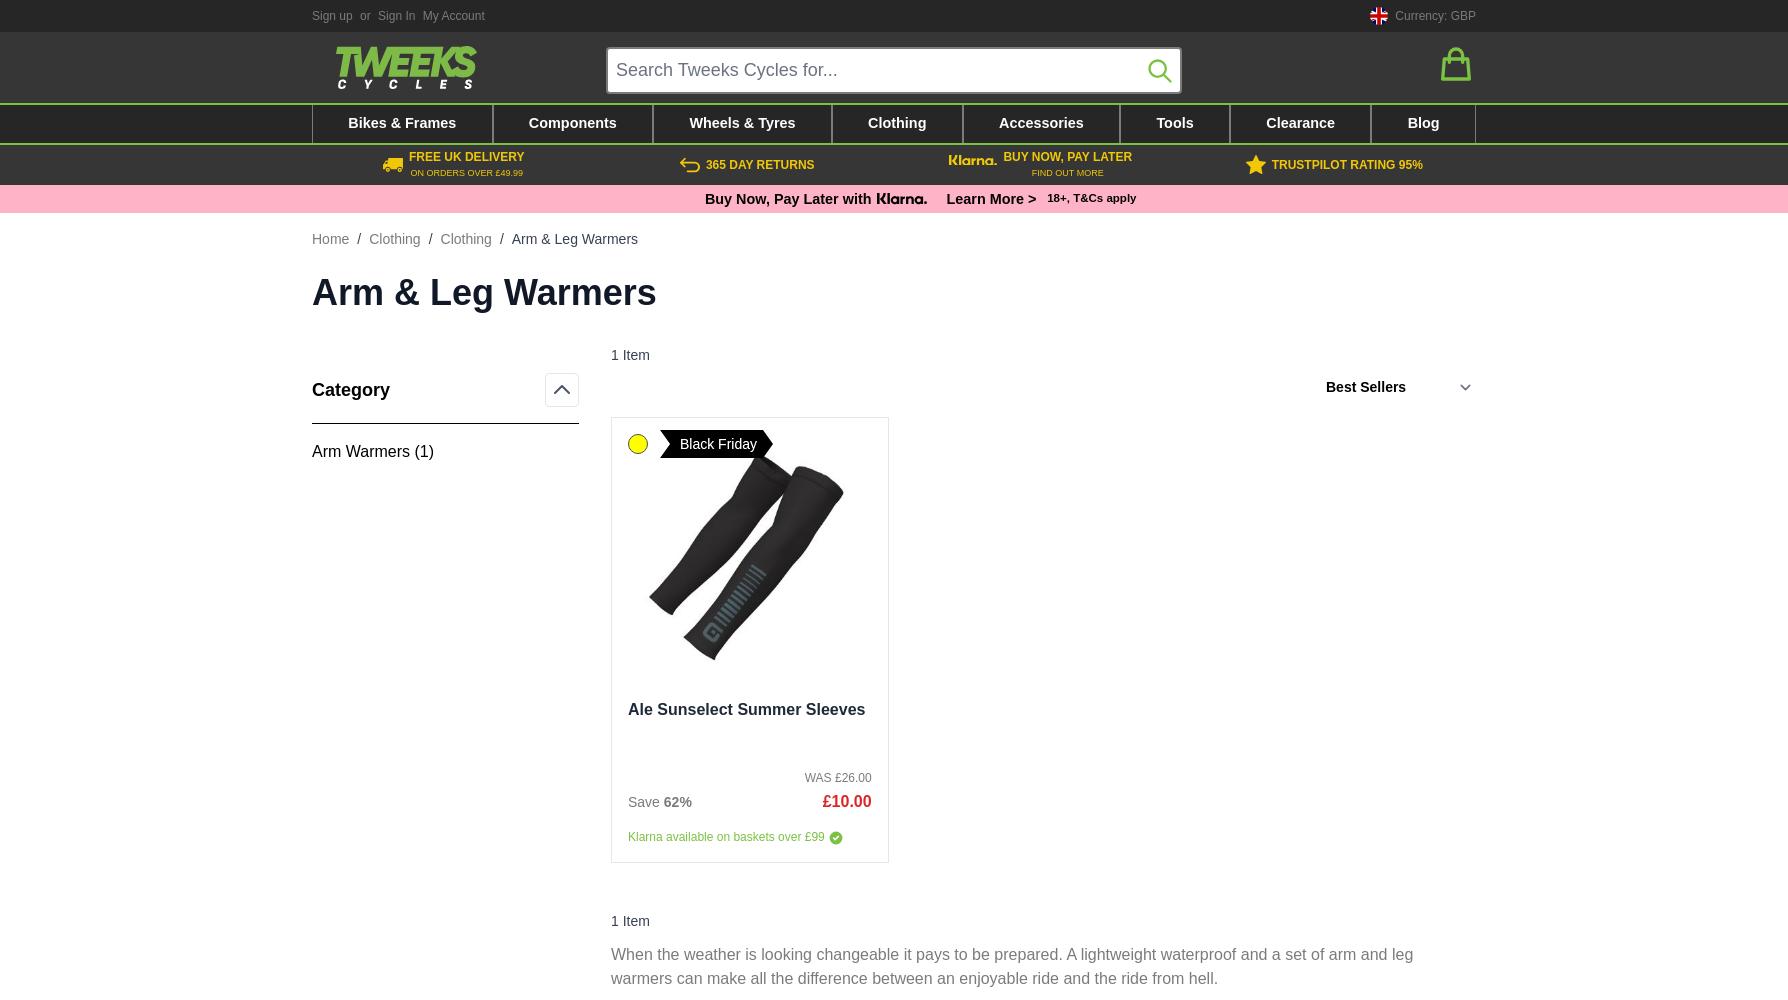 The height and width of the screenshot is (1000, 1788). What do you see at coordinates (364, 450) in the screenshot?
I see `'Arm Warmers                                            ('` at bounding box center [364, 450].